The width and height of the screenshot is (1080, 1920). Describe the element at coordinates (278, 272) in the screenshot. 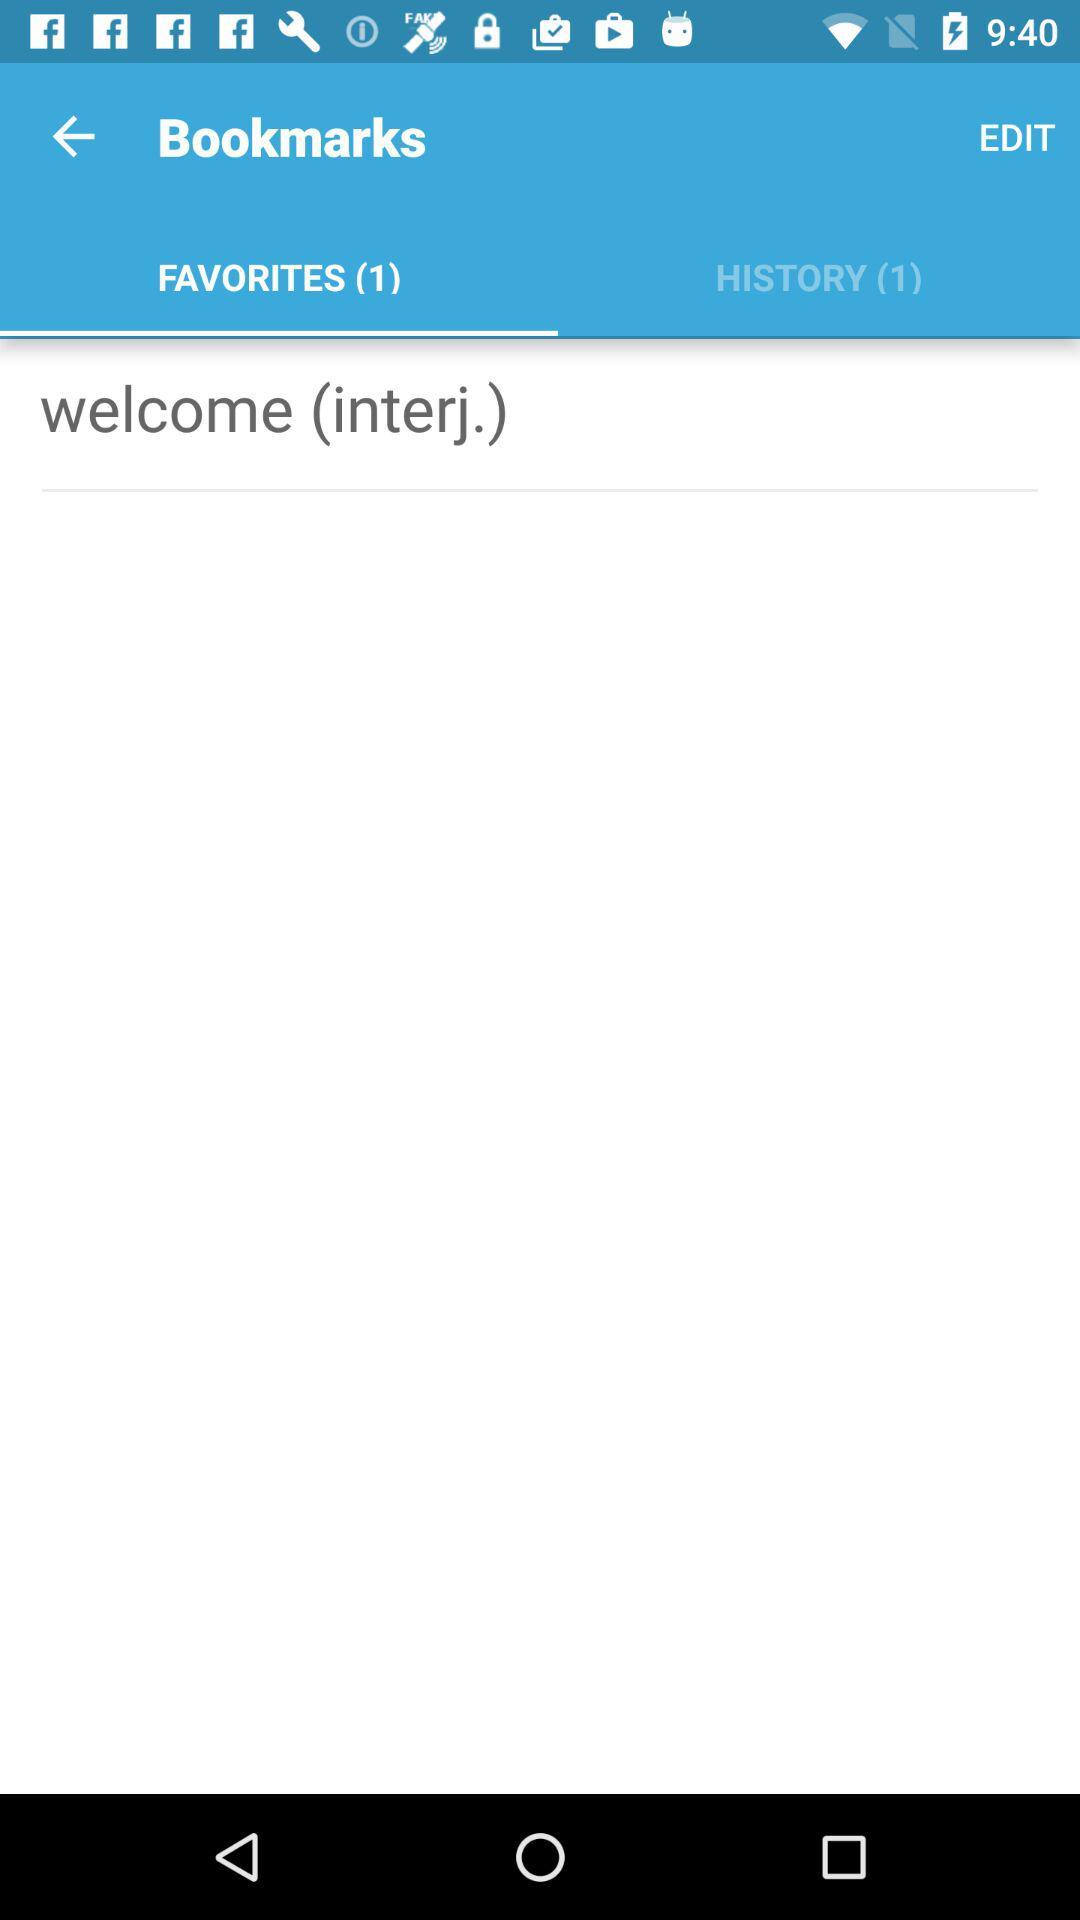

I see `the app to the left of the history (1)` at that location.